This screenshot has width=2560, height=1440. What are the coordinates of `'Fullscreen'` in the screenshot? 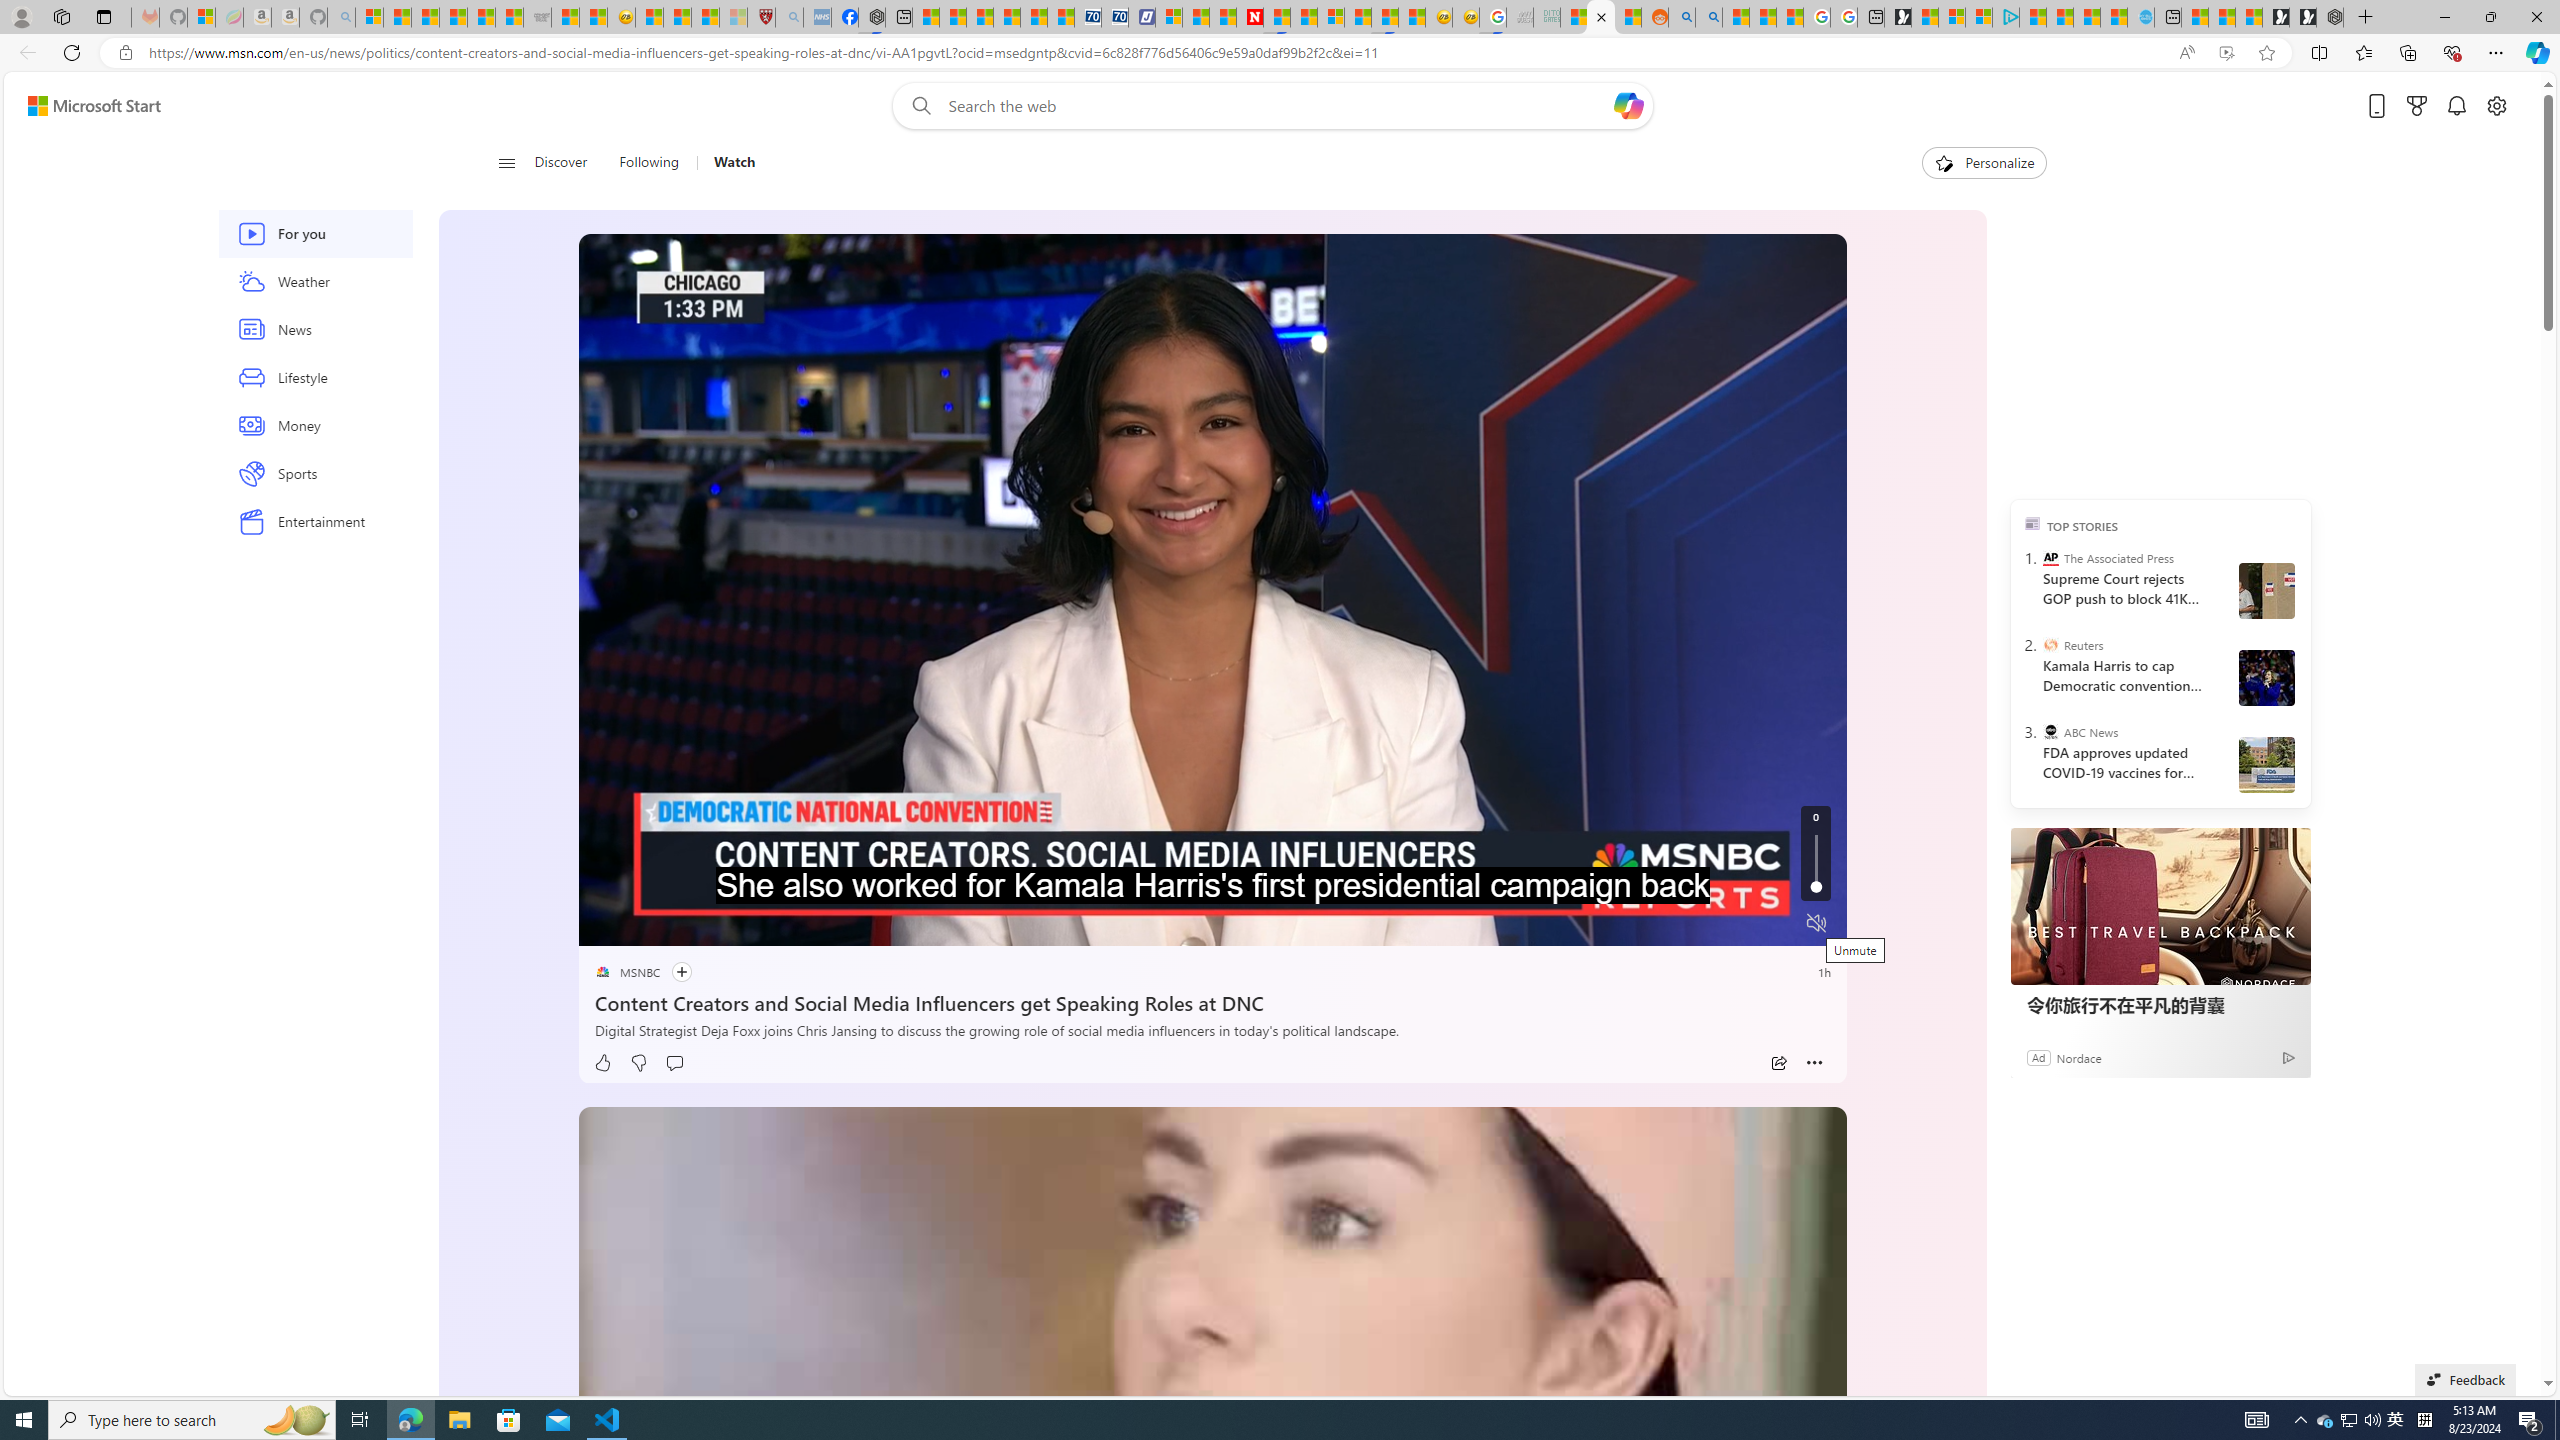 It's located at (1778, 923).